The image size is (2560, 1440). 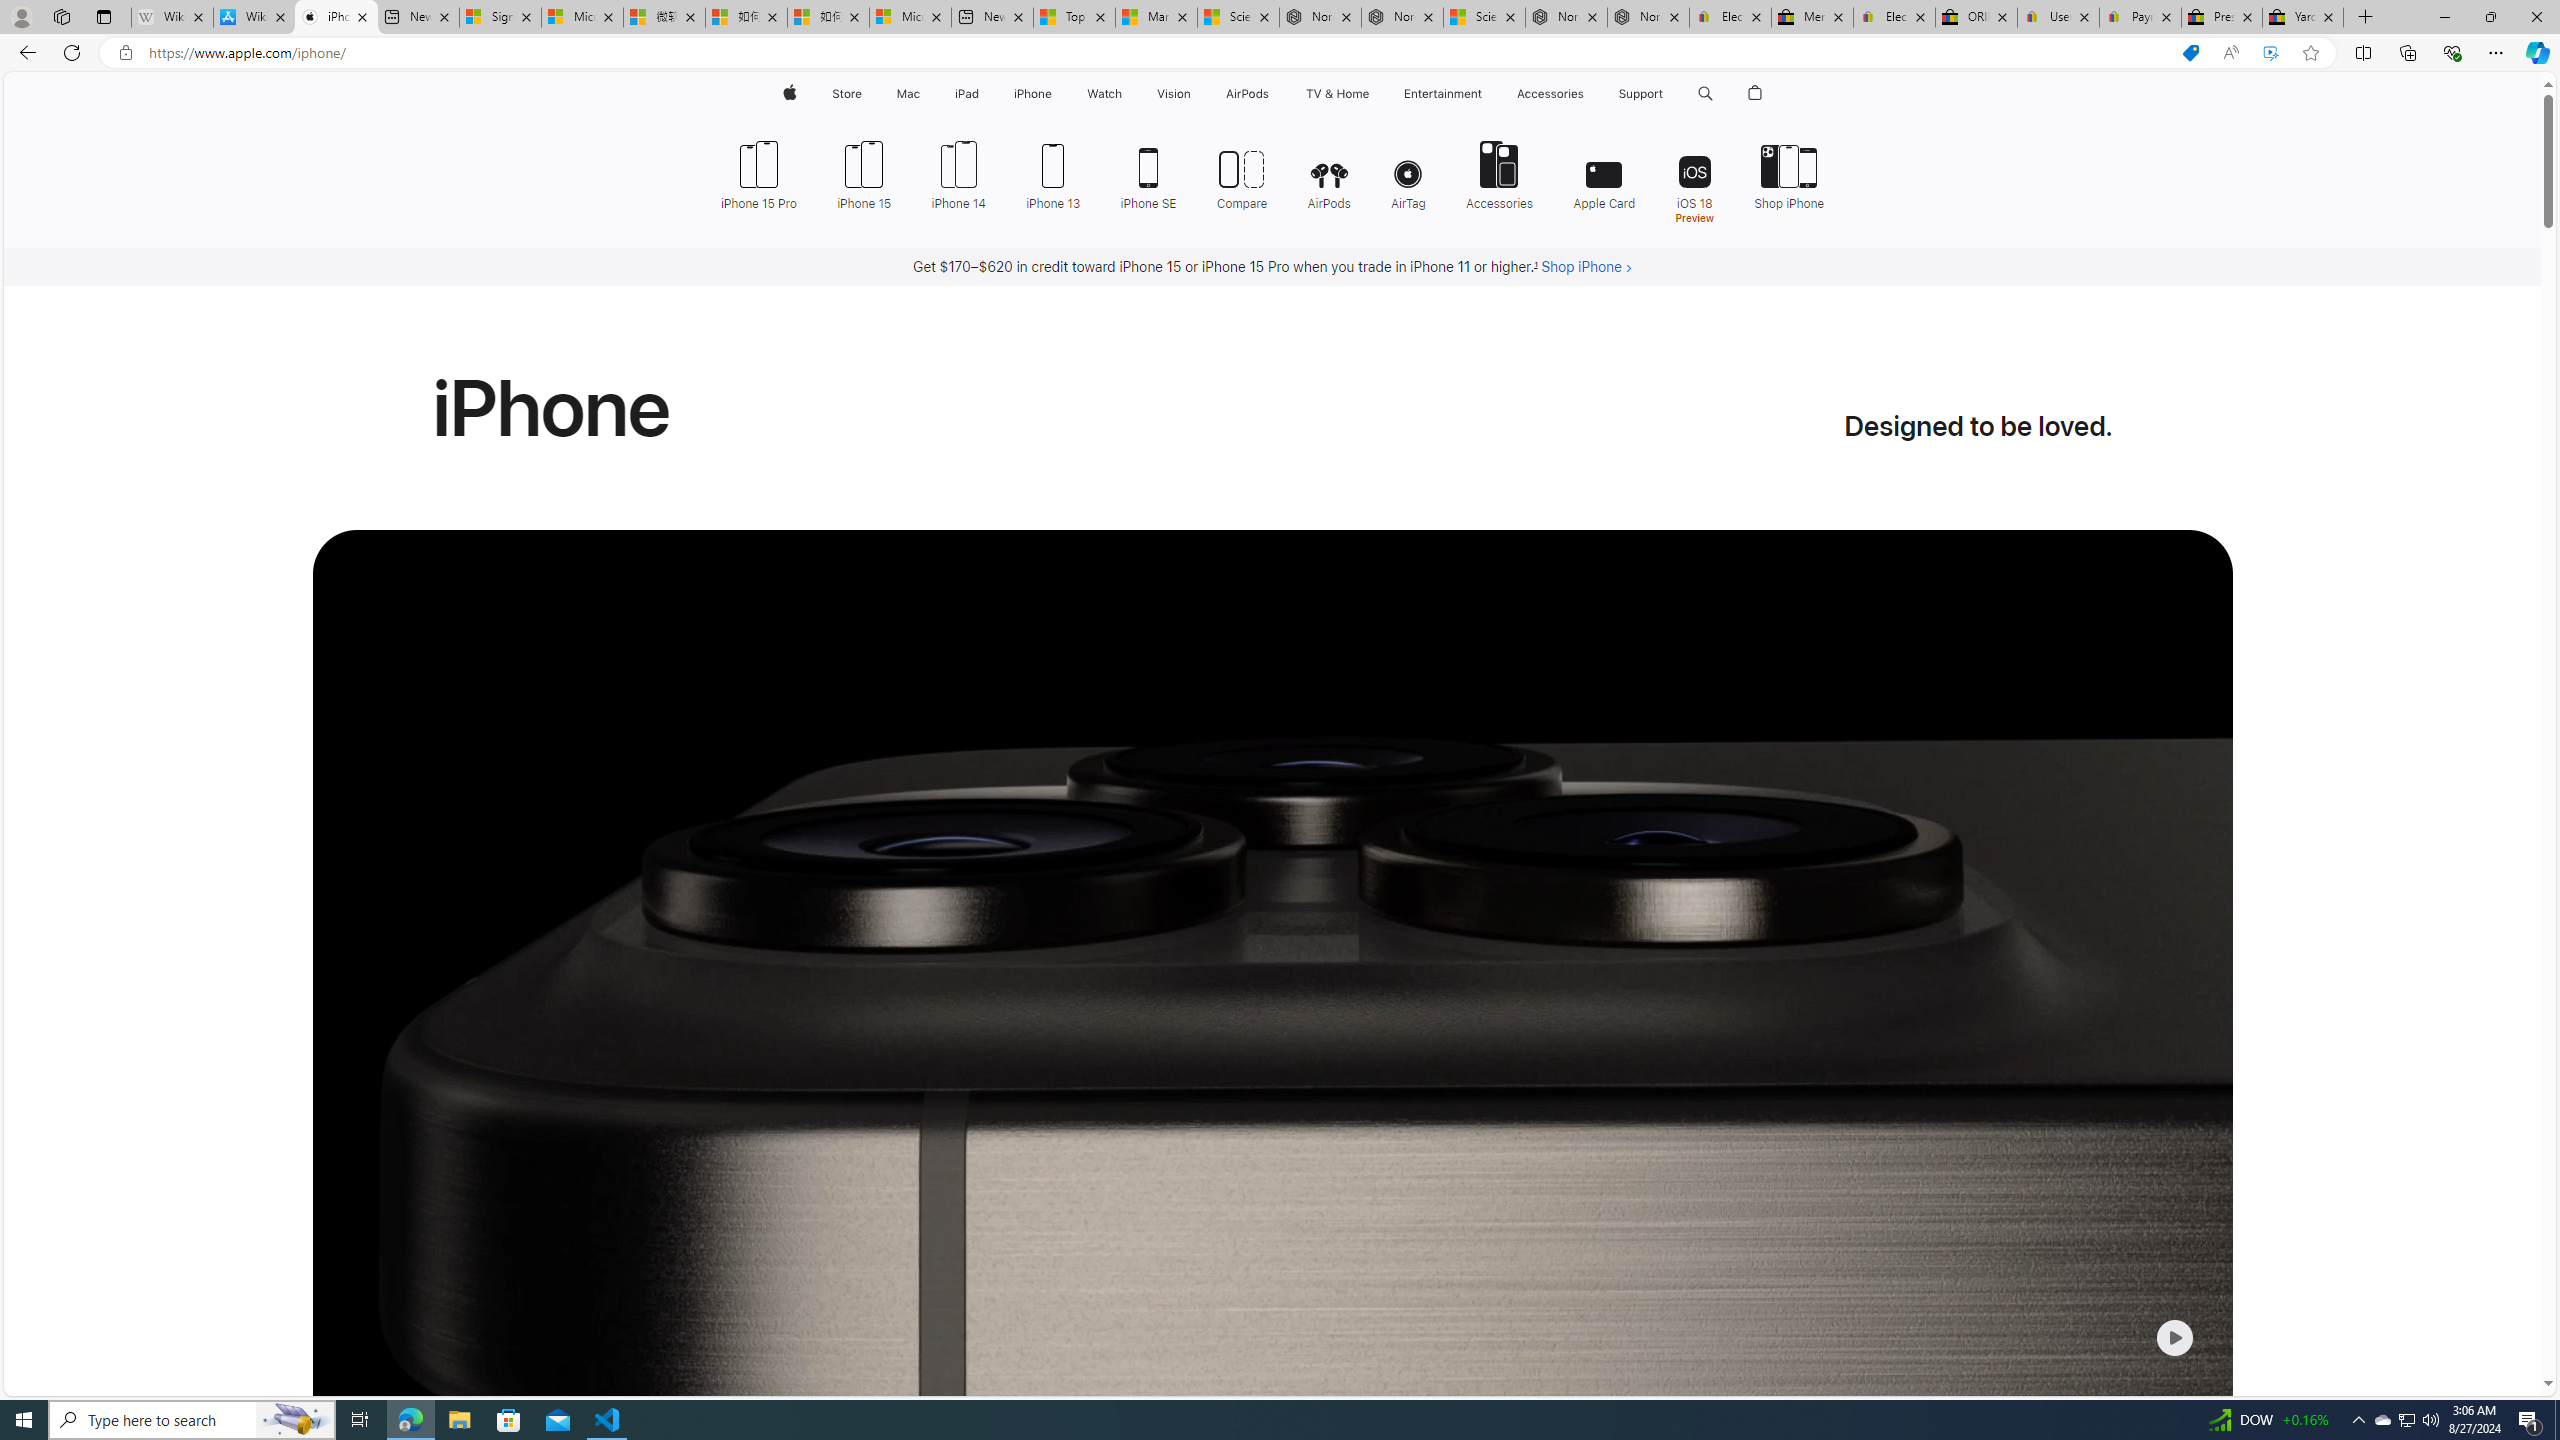 What do you see at coordinates (909, 16) in the screenshot?
I see `'Microsoft account | Account Checkup'` at bounding box center [909, 16].